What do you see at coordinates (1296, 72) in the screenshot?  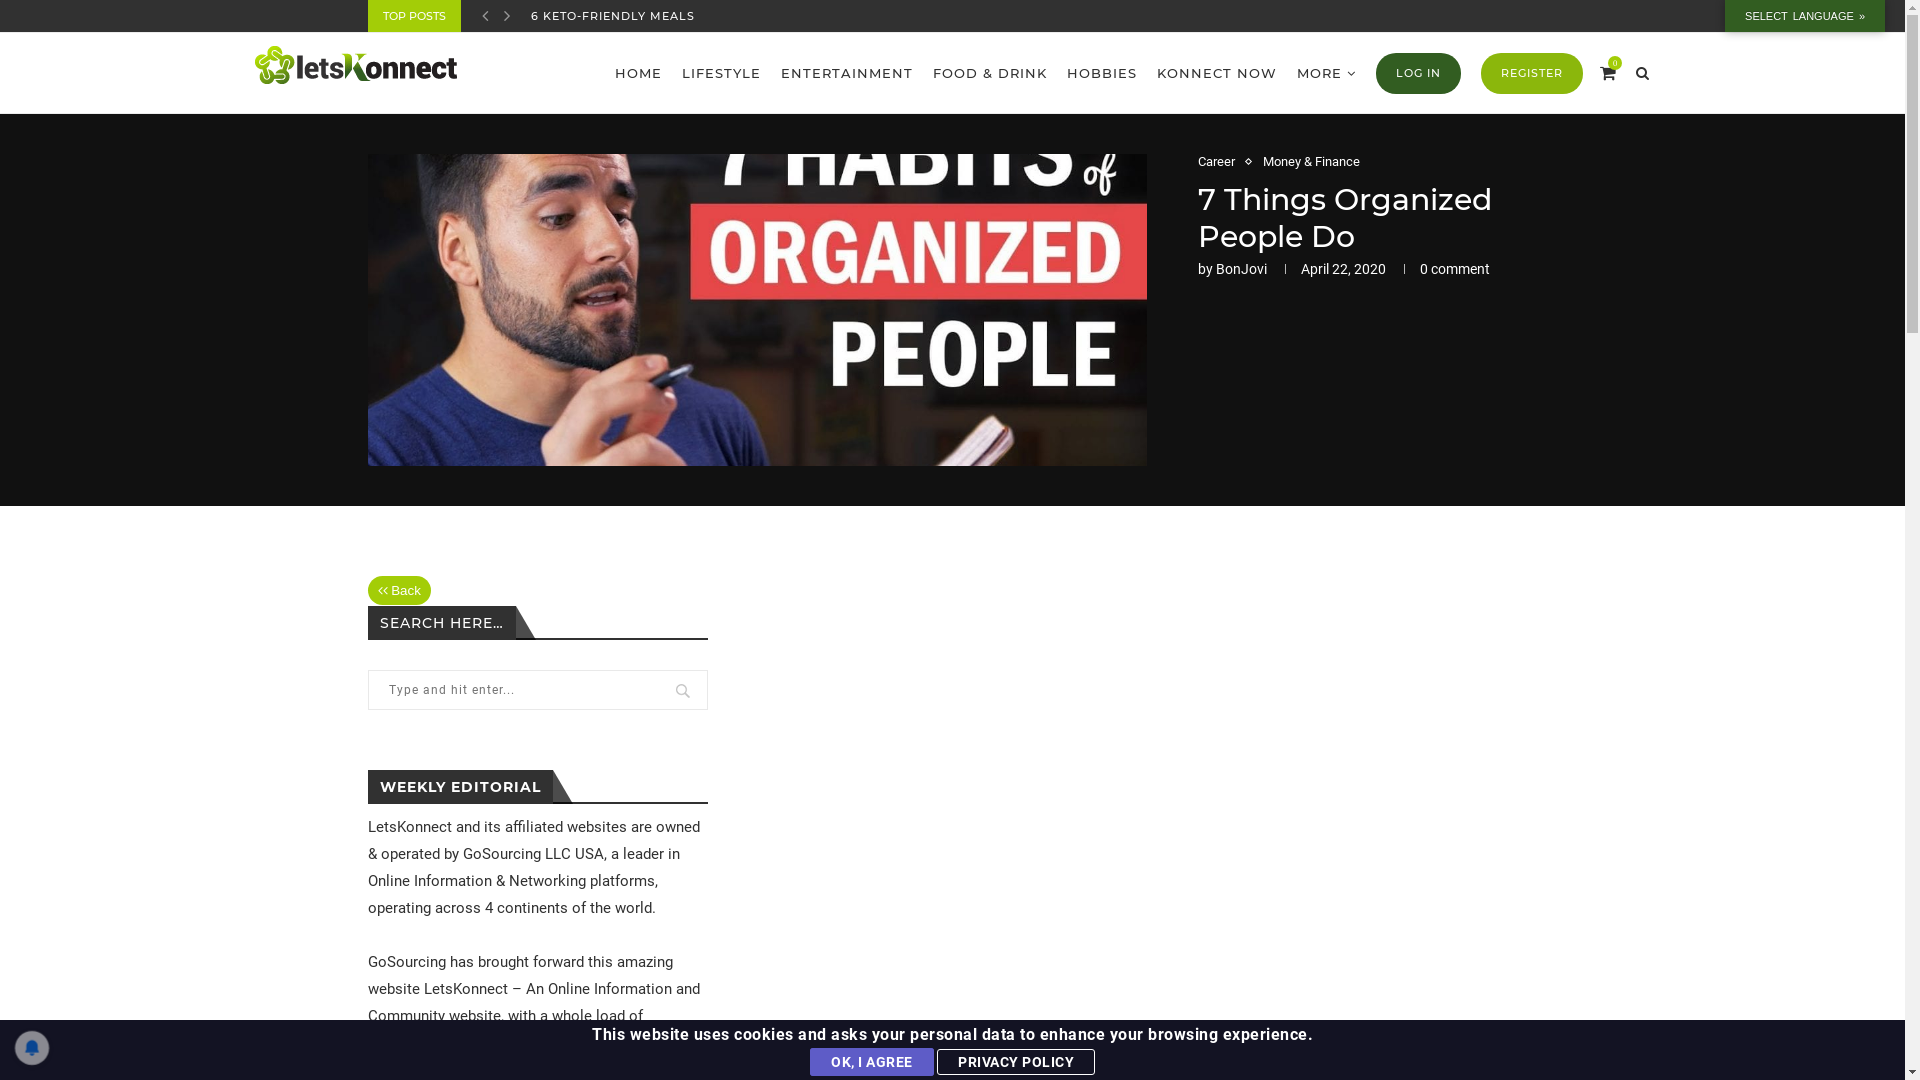 I see `'MORE'` at bounding box center [1296, 72].